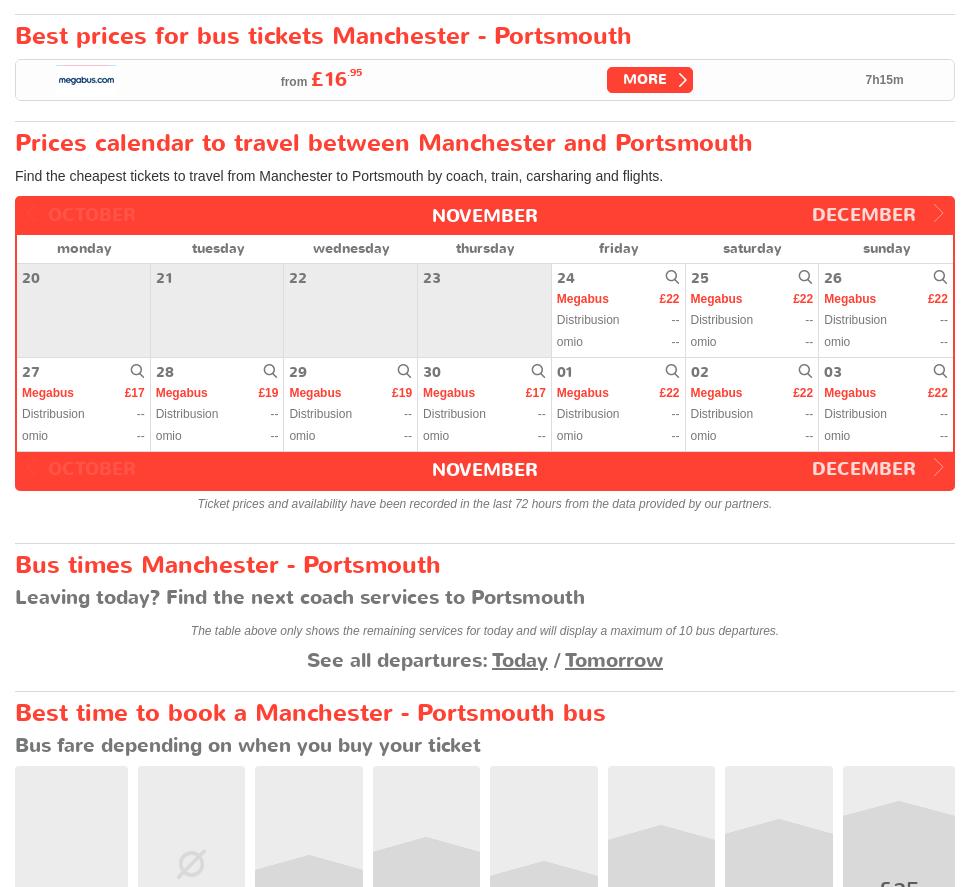  I want to click on 'Ticket prices and availability have been recorded in the last 72 hours from the data provided by our partners.', so click(483, 503).